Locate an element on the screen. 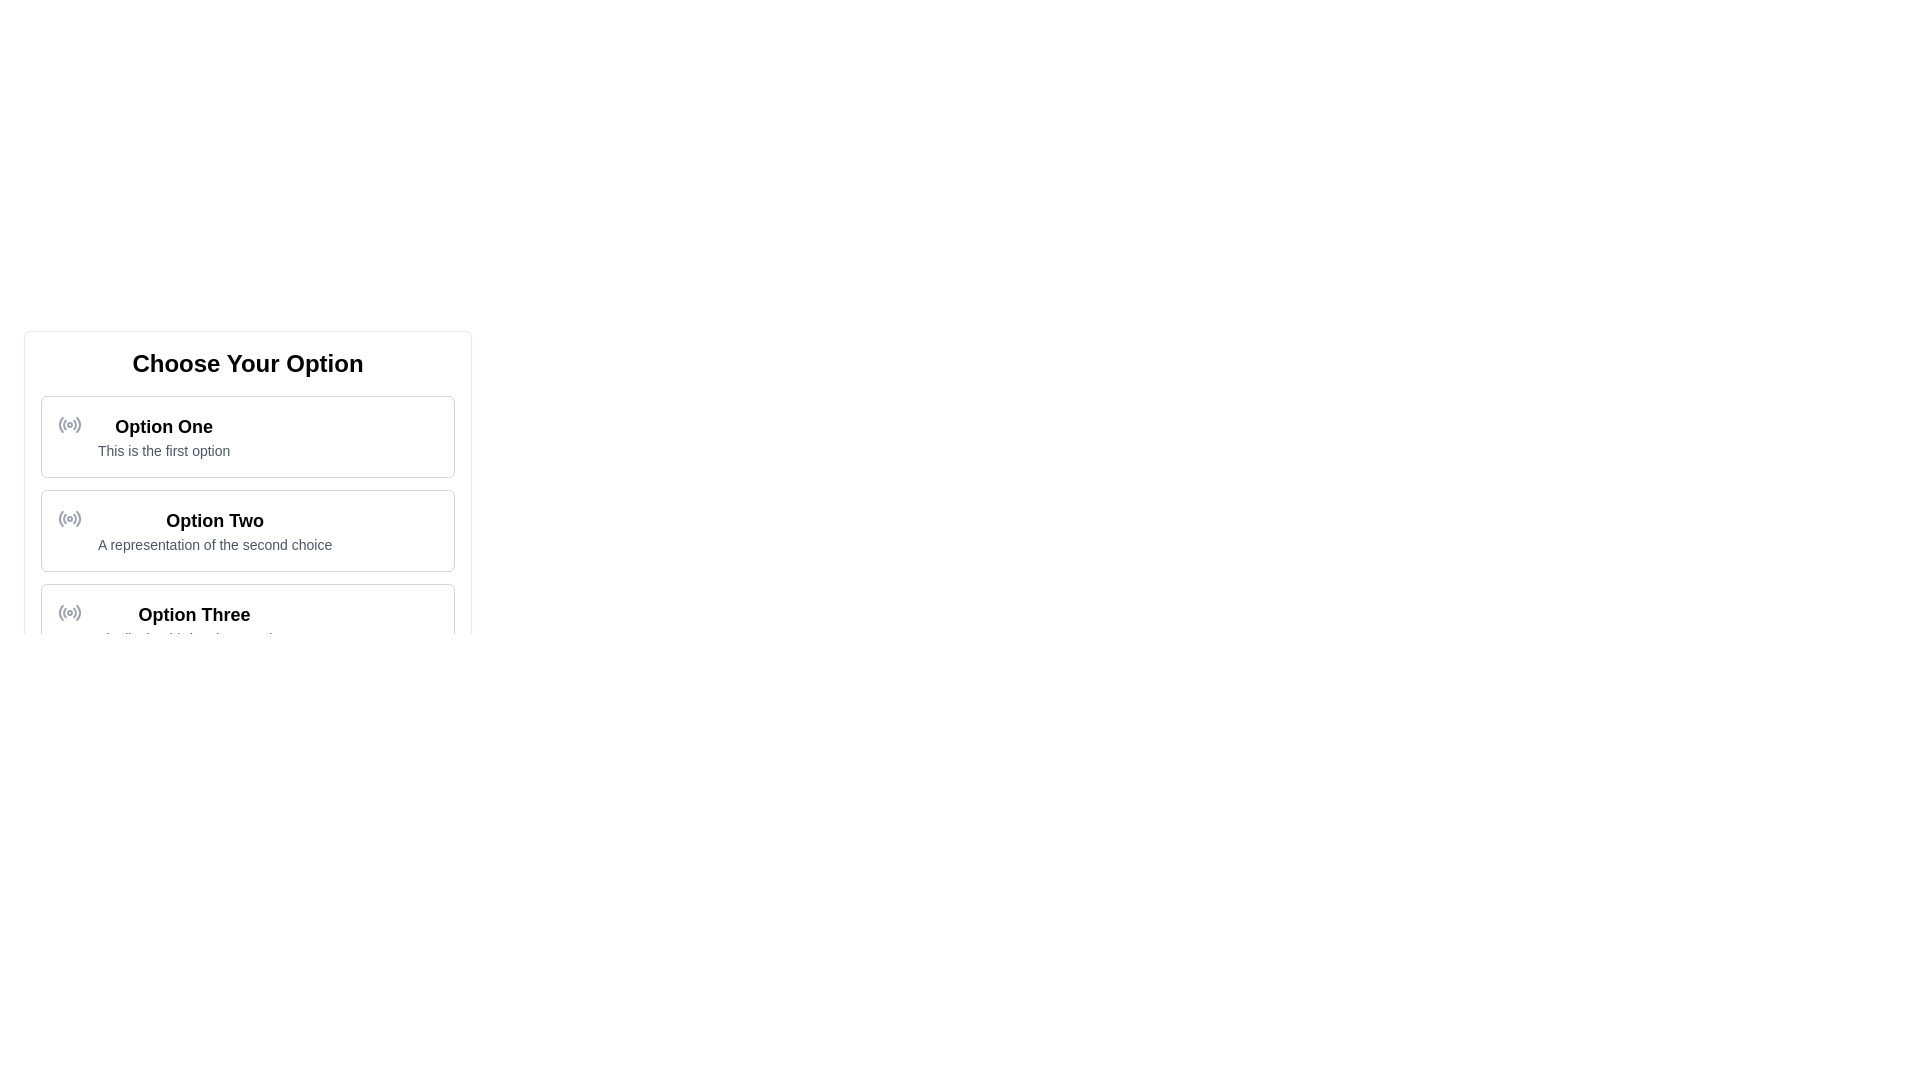 This screenshot has height=1080, width=1920. the list item titled 'Option Three', which is the third item in a vertical list and features a bold black font title and a smaller light gray description is located at coordinates (194, 623).